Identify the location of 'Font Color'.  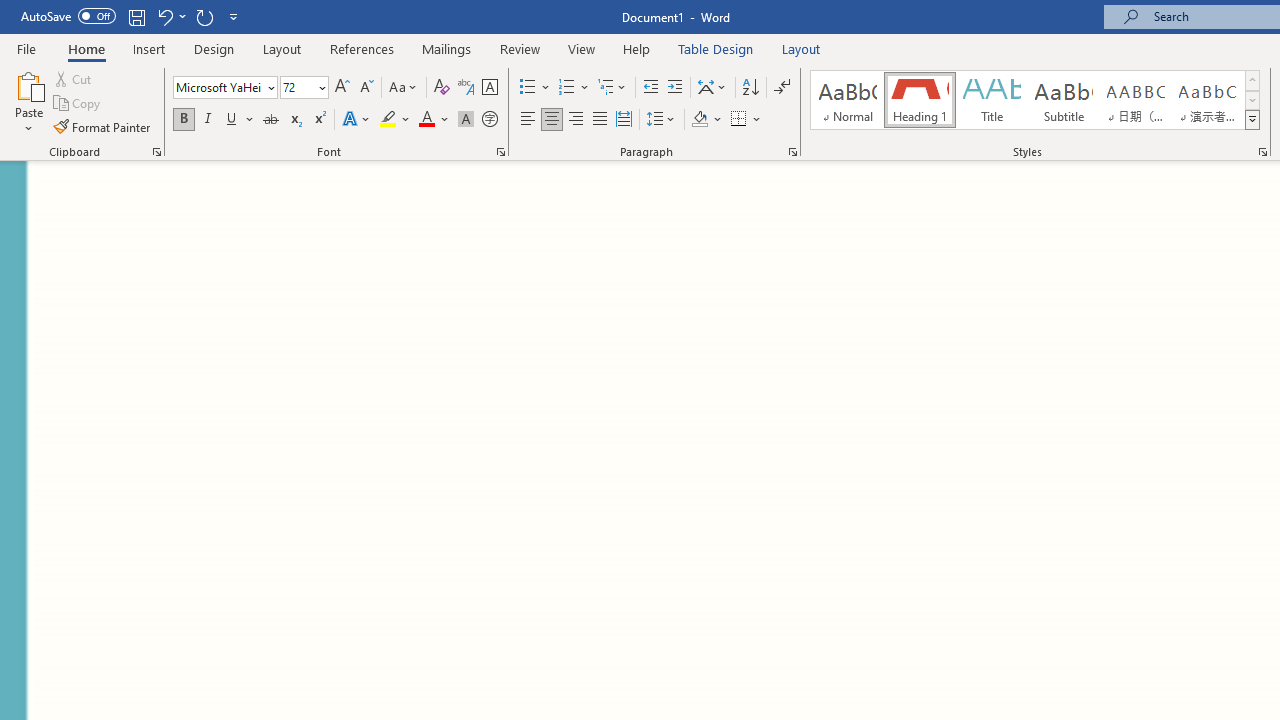
(433, 119).